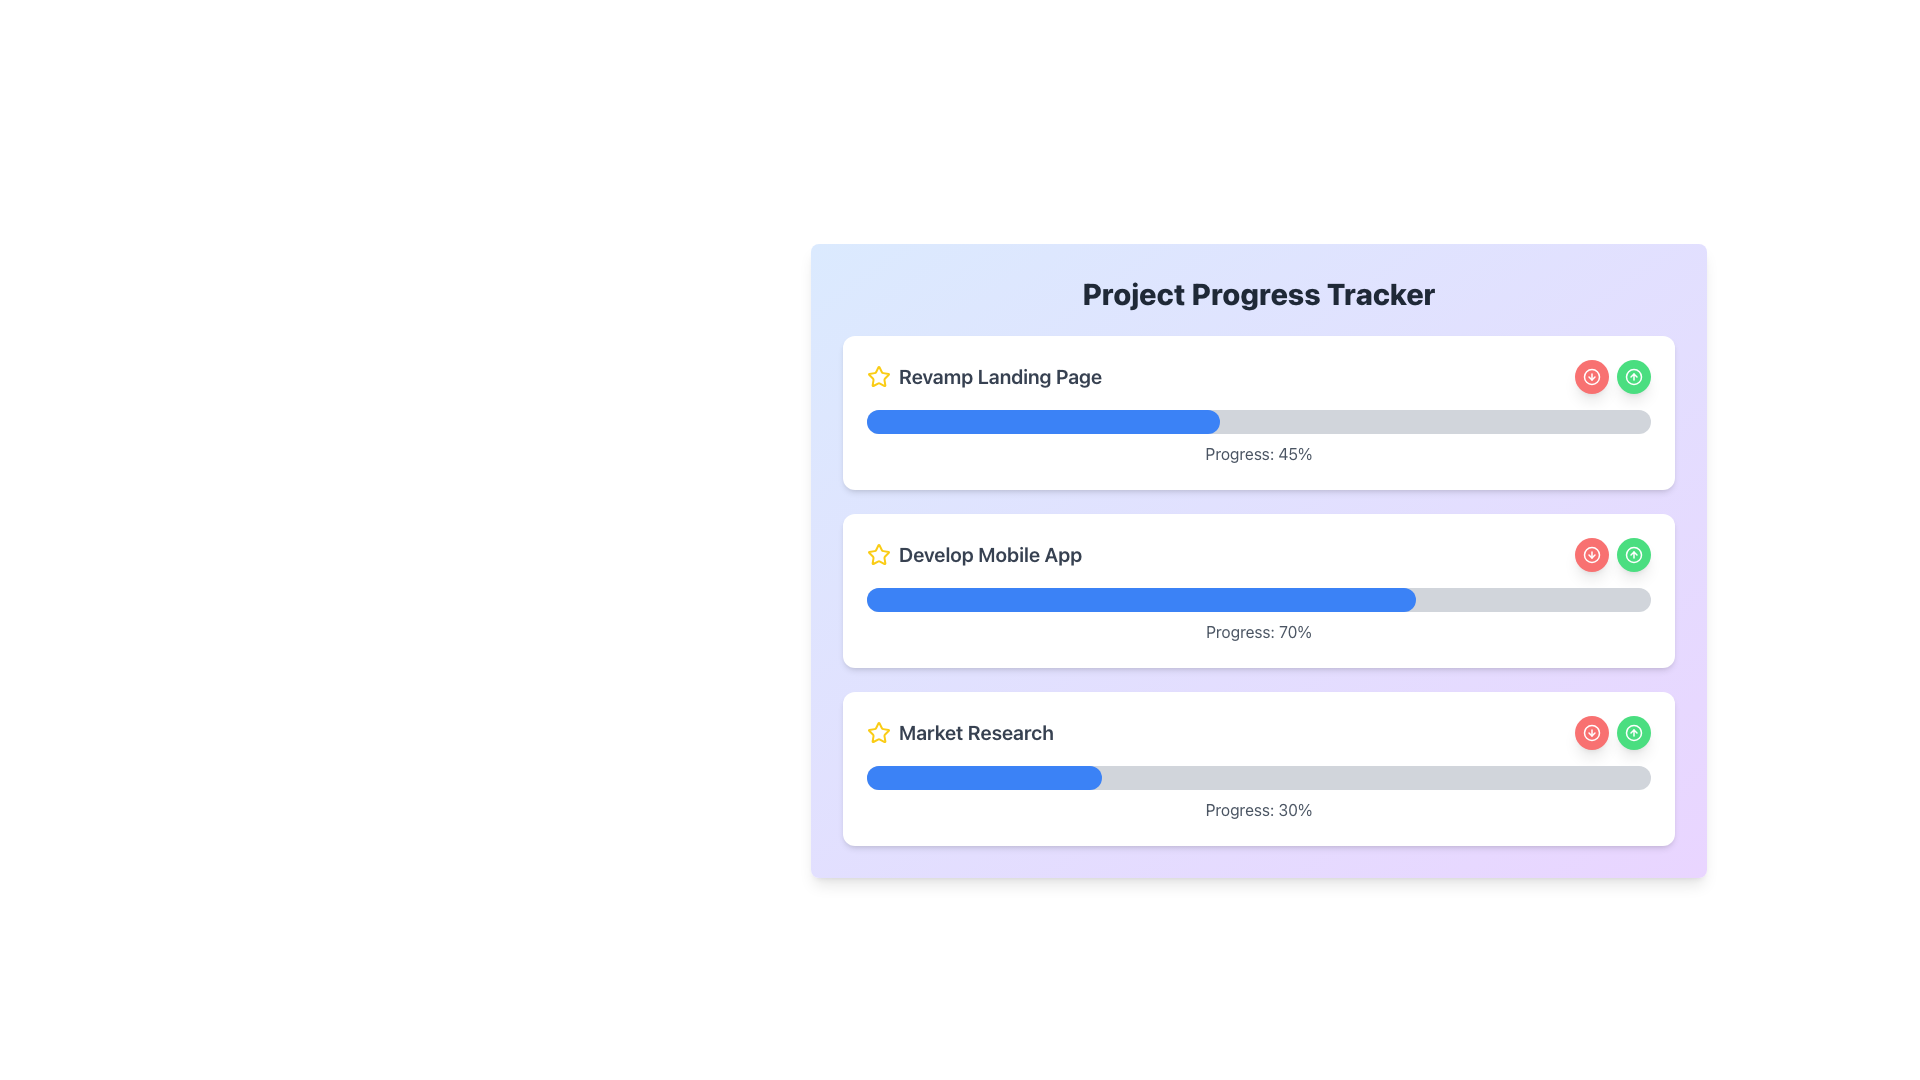 This screenshot has height=1080, width=1920. Describe the element at coordinates (1257, 632) in the screenshot. I see `the progress percentage label located at the bottom of the 'Develop Mobile App' card, which indicates 70% completion` at that location.